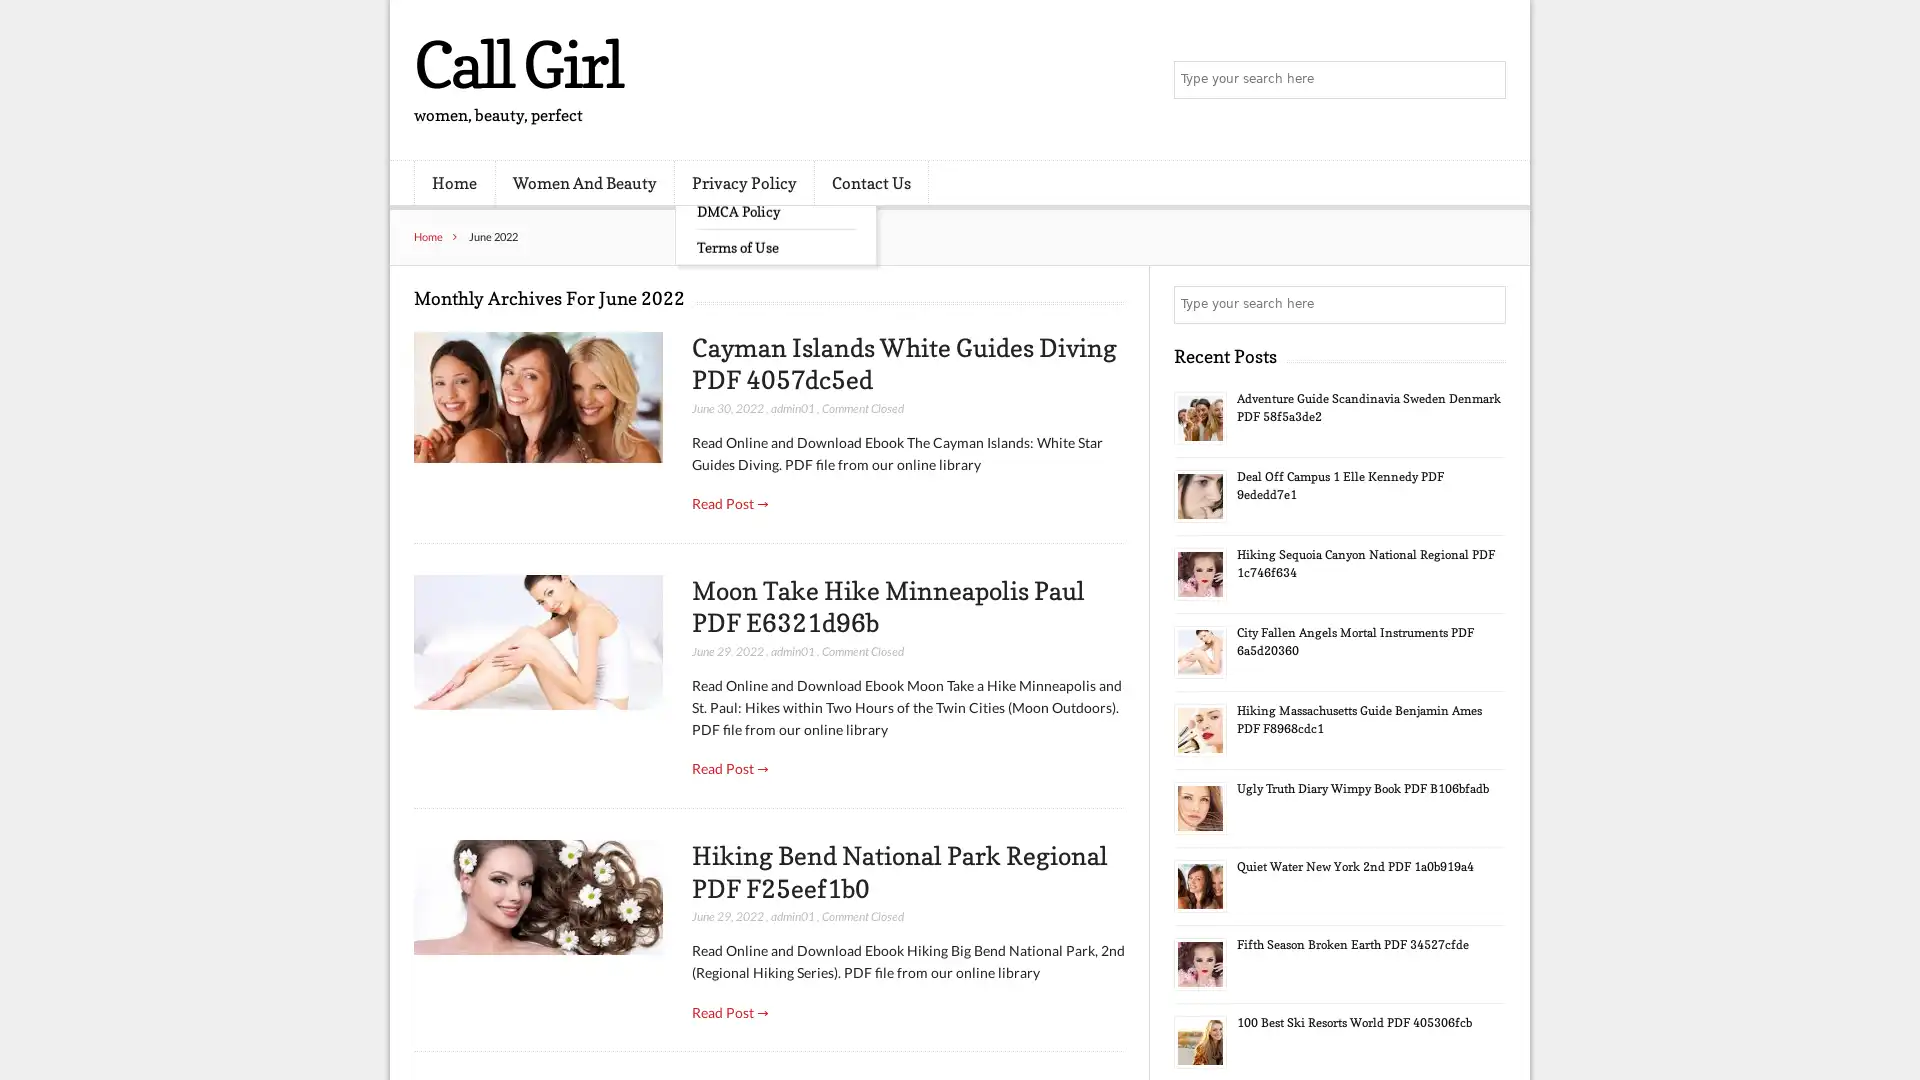 Image resolution: width=1920 pixels, height=1080 pixels. I want to click on Search, so click(1485, 80).